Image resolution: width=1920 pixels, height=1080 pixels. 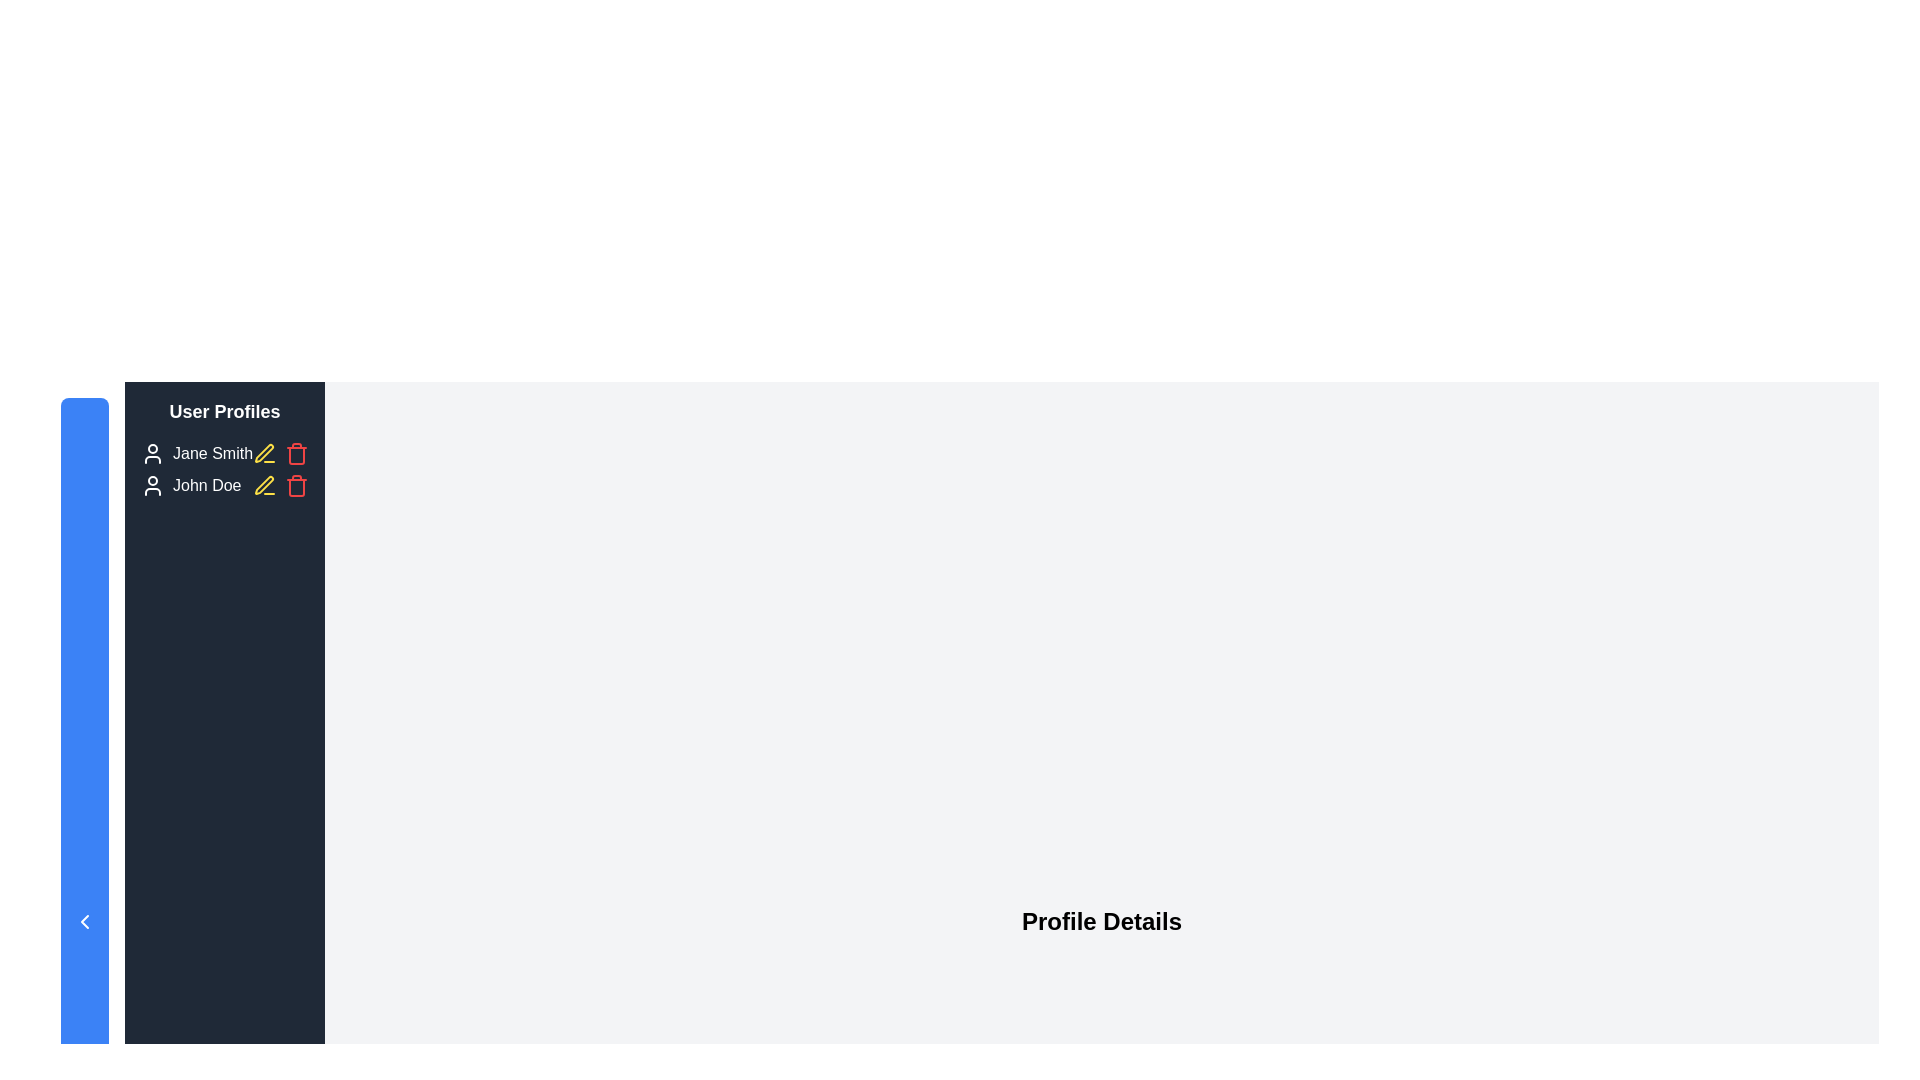 What do you see at coordinates (84, 921) in the screenshot?
I see `the left-pointing chevron icon located in the left vertical blue panel near the bottom` at bounding box center [84, 921].